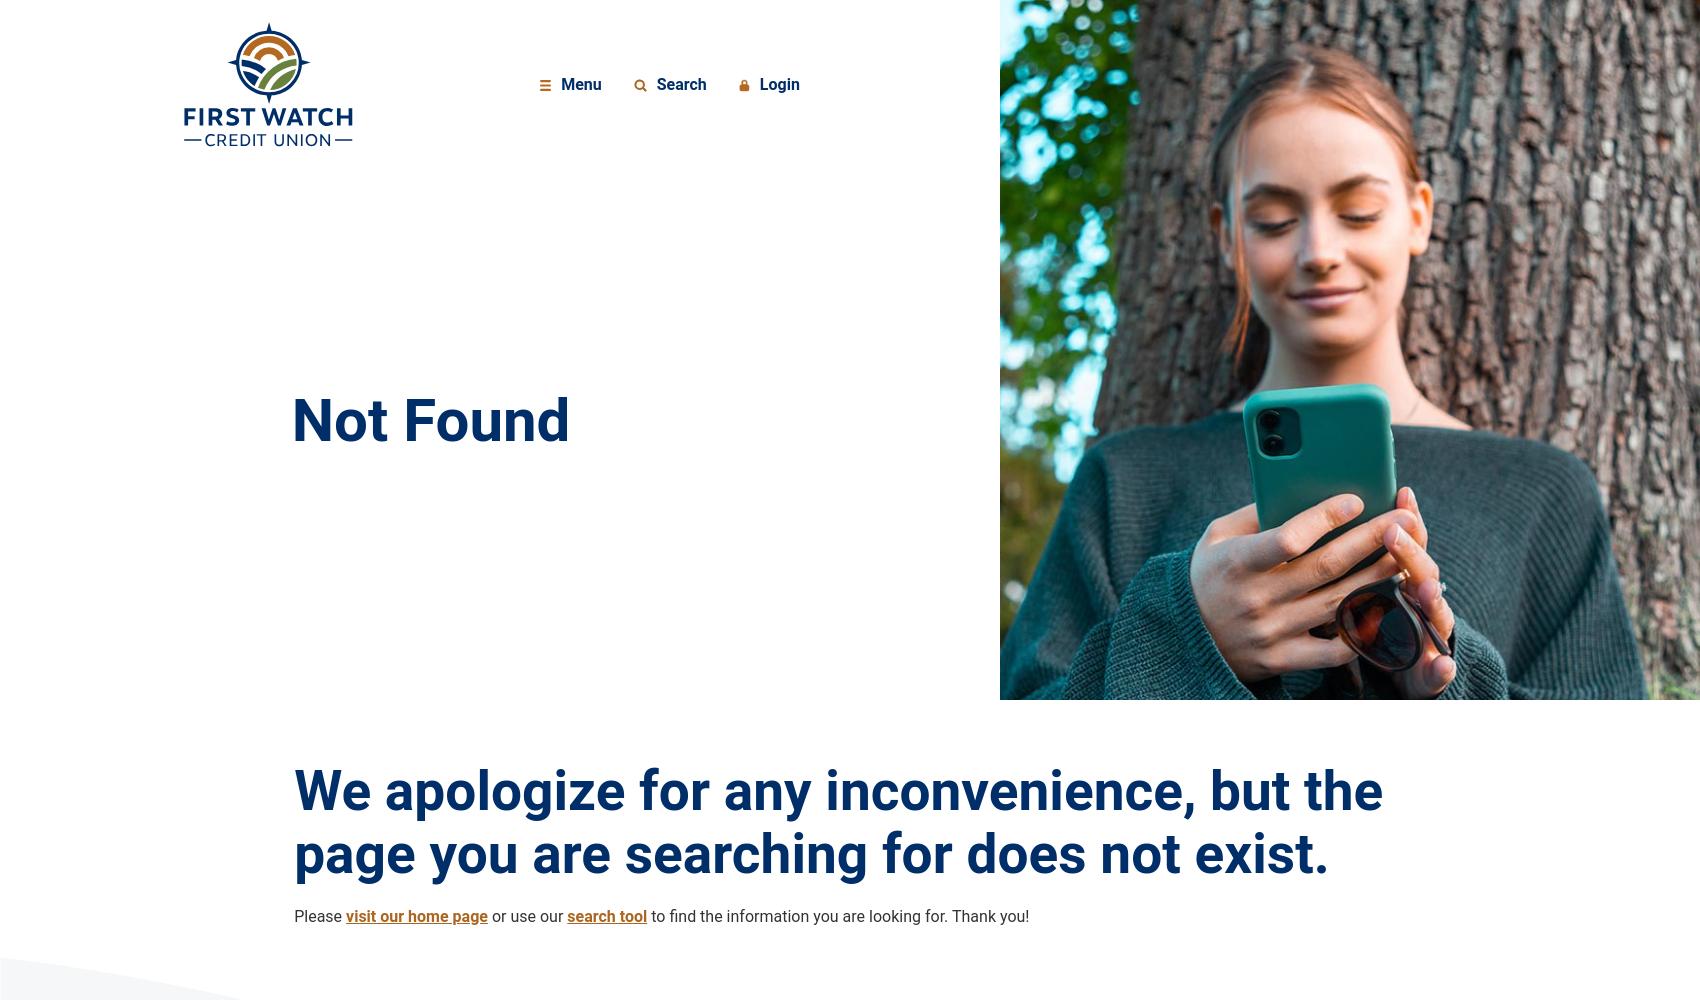 The image size is (1700, 1000). I want to click on 'Login', so click(777, 83).